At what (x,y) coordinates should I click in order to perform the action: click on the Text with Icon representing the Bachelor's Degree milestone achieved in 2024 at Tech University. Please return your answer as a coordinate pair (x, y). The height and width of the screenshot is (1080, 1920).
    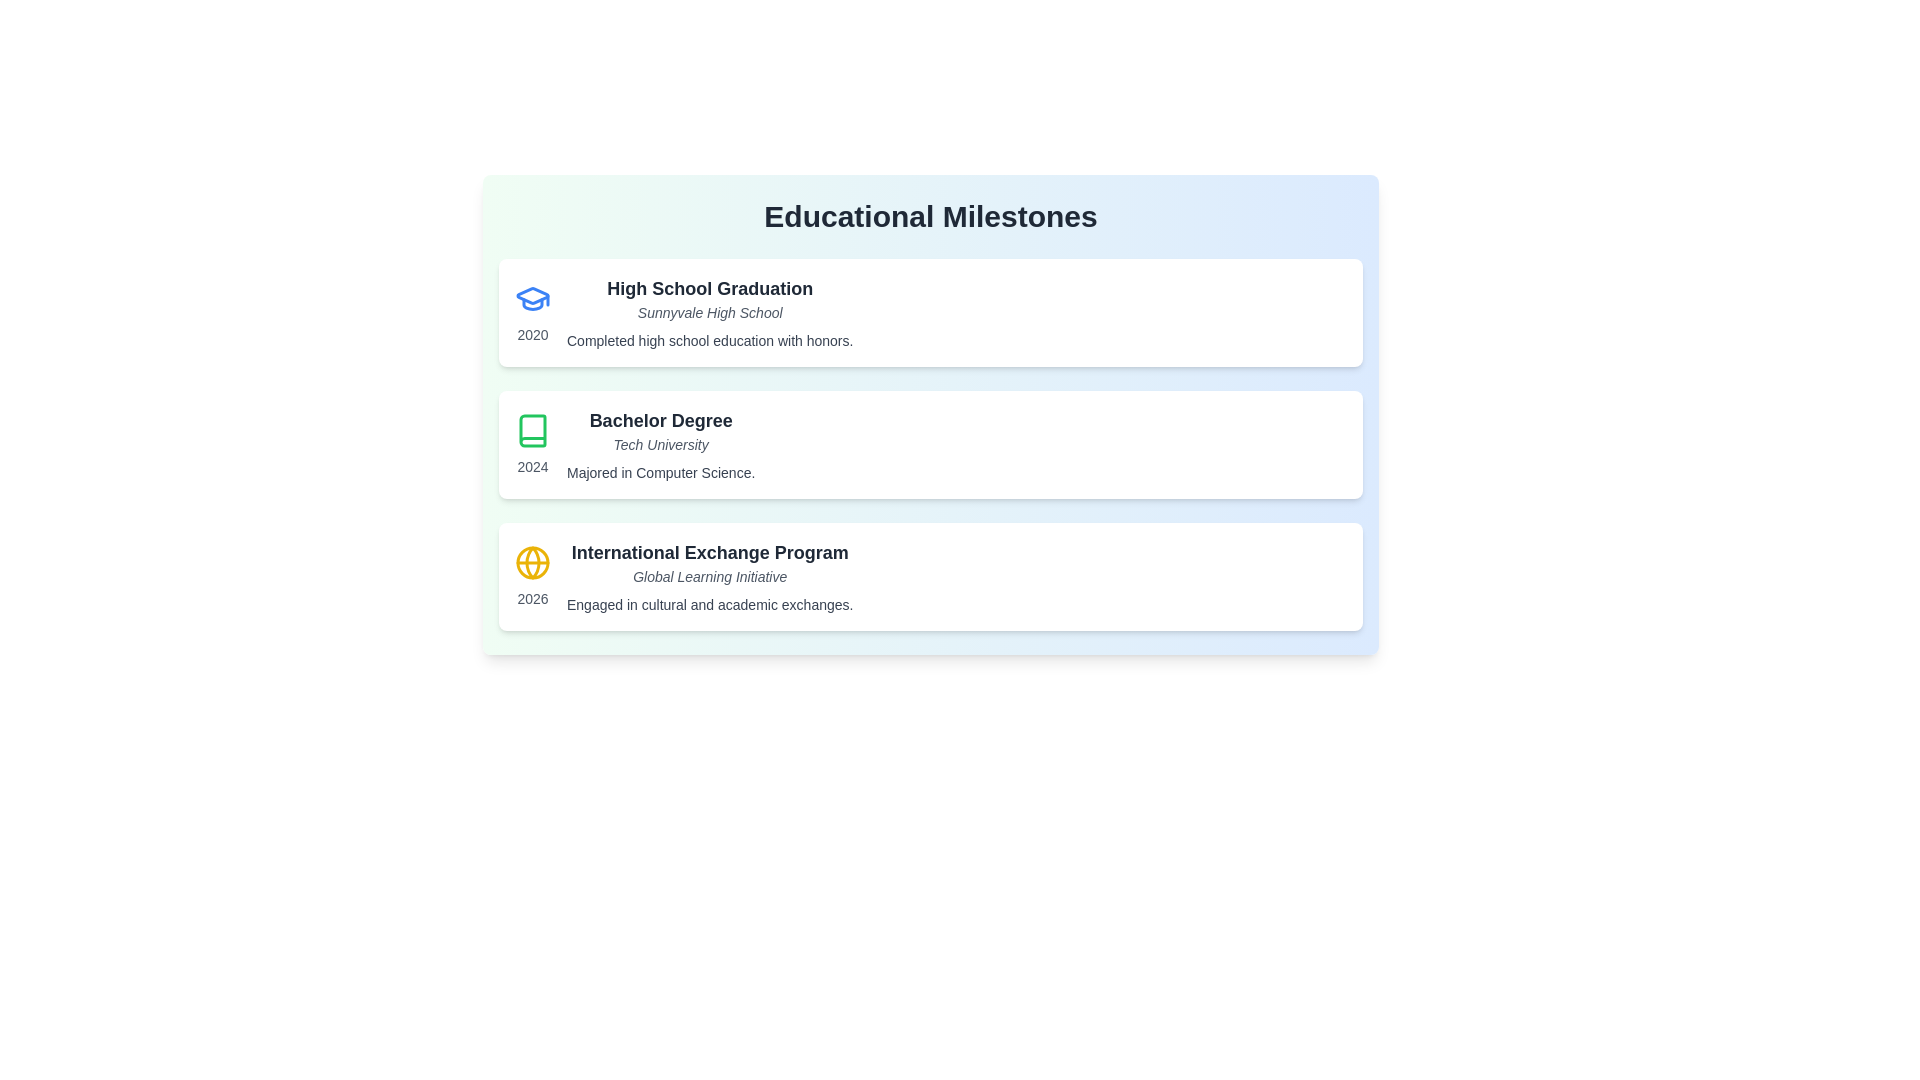
    Looking at the image, I should click on (532, 443).